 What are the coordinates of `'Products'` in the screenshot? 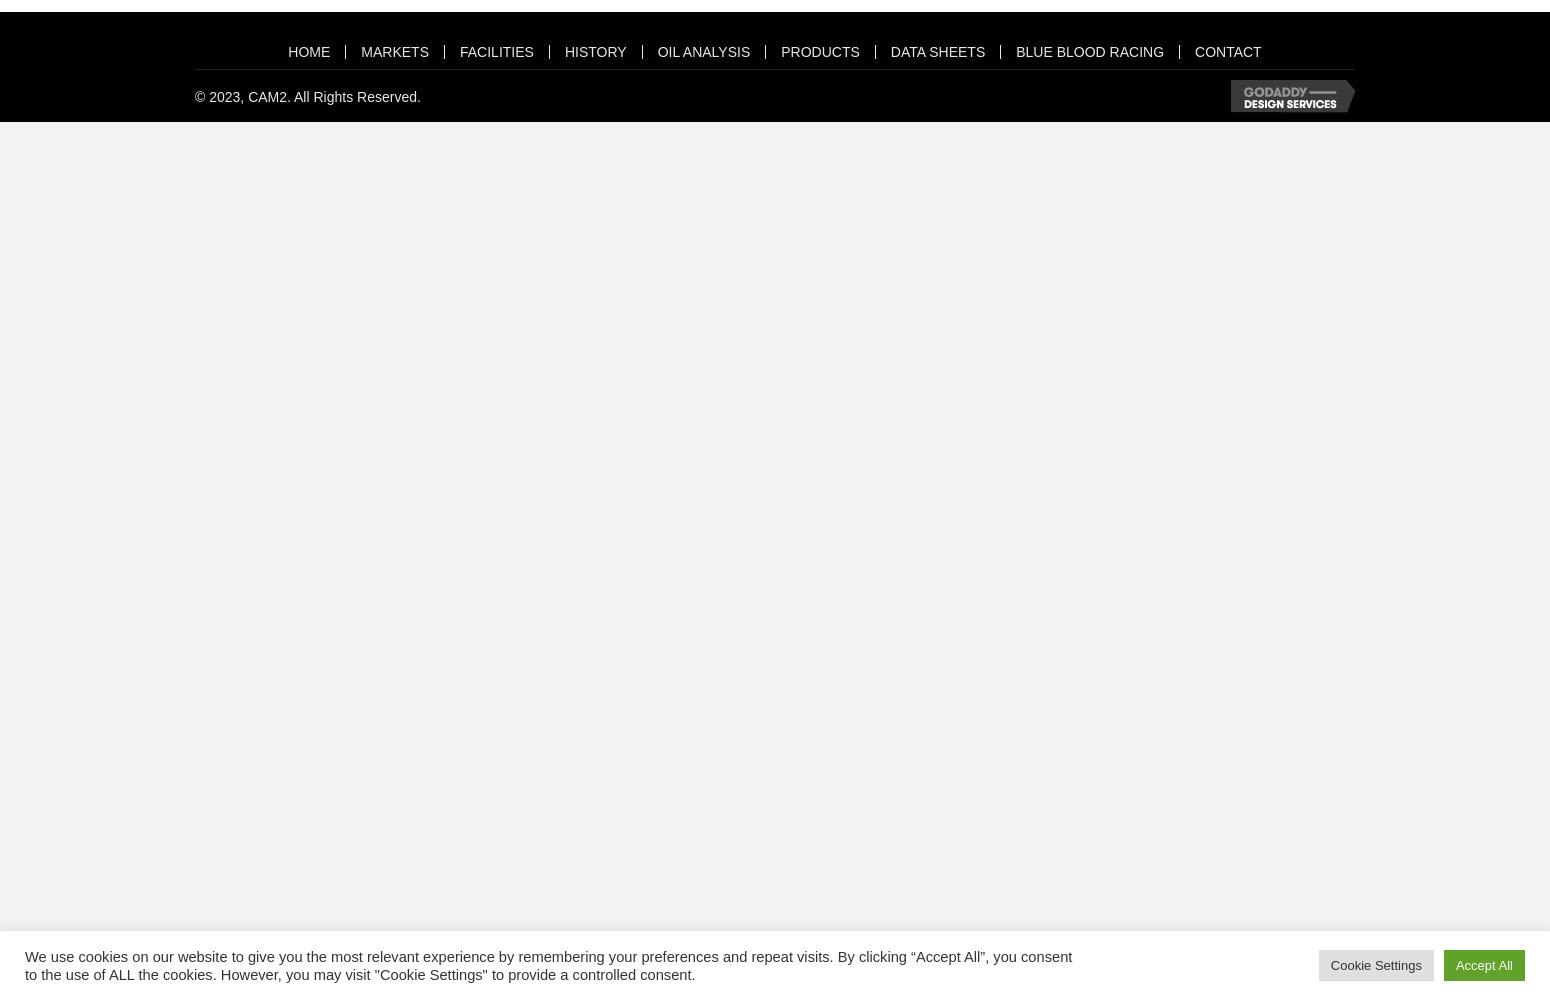 It's located at (818, 51).